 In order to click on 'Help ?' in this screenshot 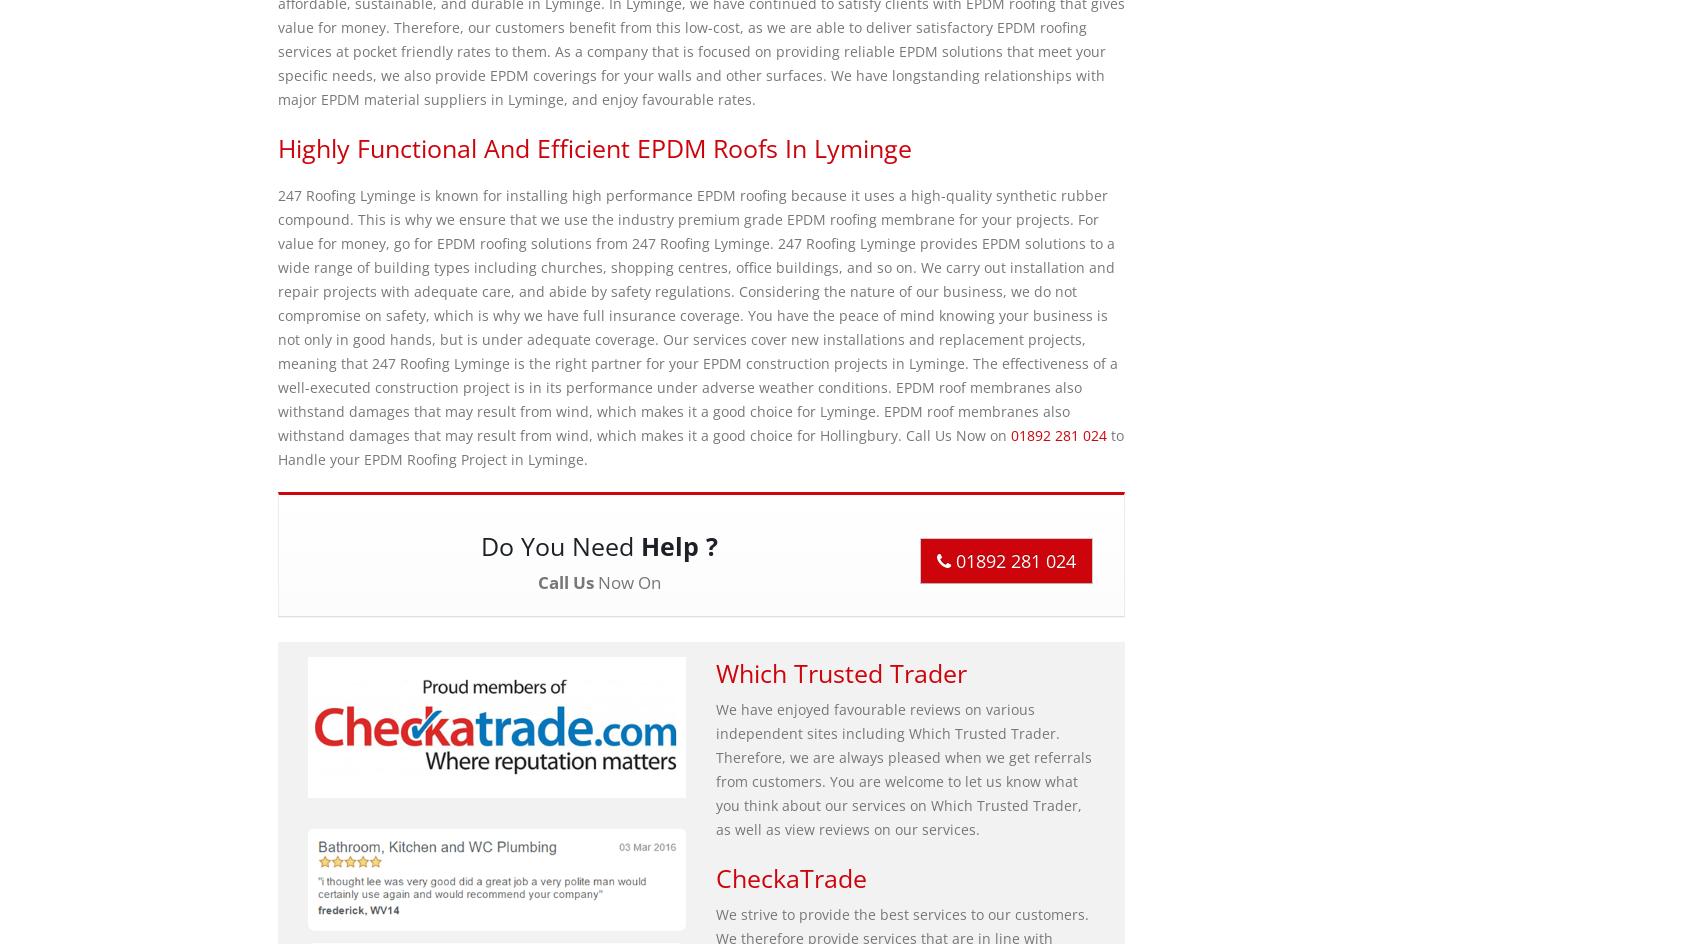, I will do `click(679, 545)`.